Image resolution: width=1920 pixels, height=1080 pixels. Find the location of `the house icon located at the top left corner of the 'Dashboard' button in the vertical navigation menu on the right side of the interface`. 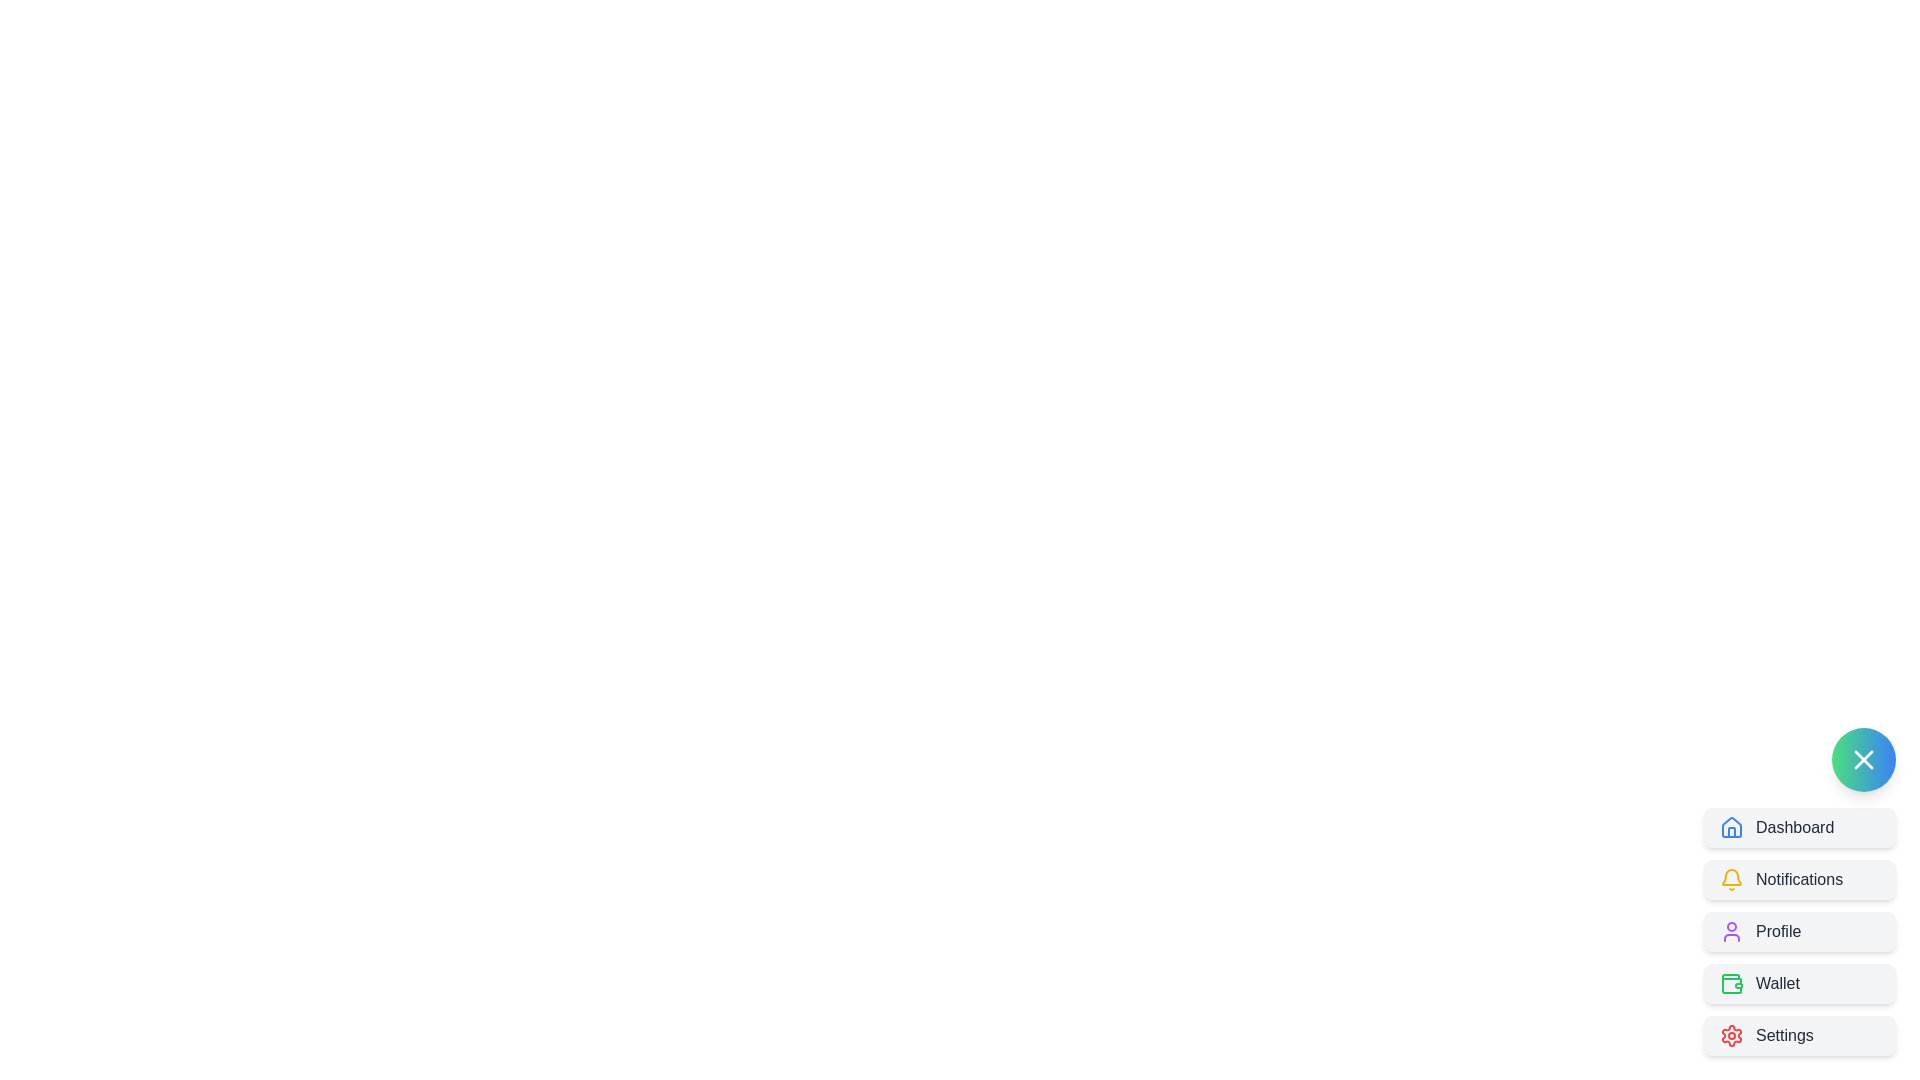

the house icon located at the top left corner of the 'Dashboard' button in the vertical navigation menu on the right side of the interface is located at coordinates (1731, 826).